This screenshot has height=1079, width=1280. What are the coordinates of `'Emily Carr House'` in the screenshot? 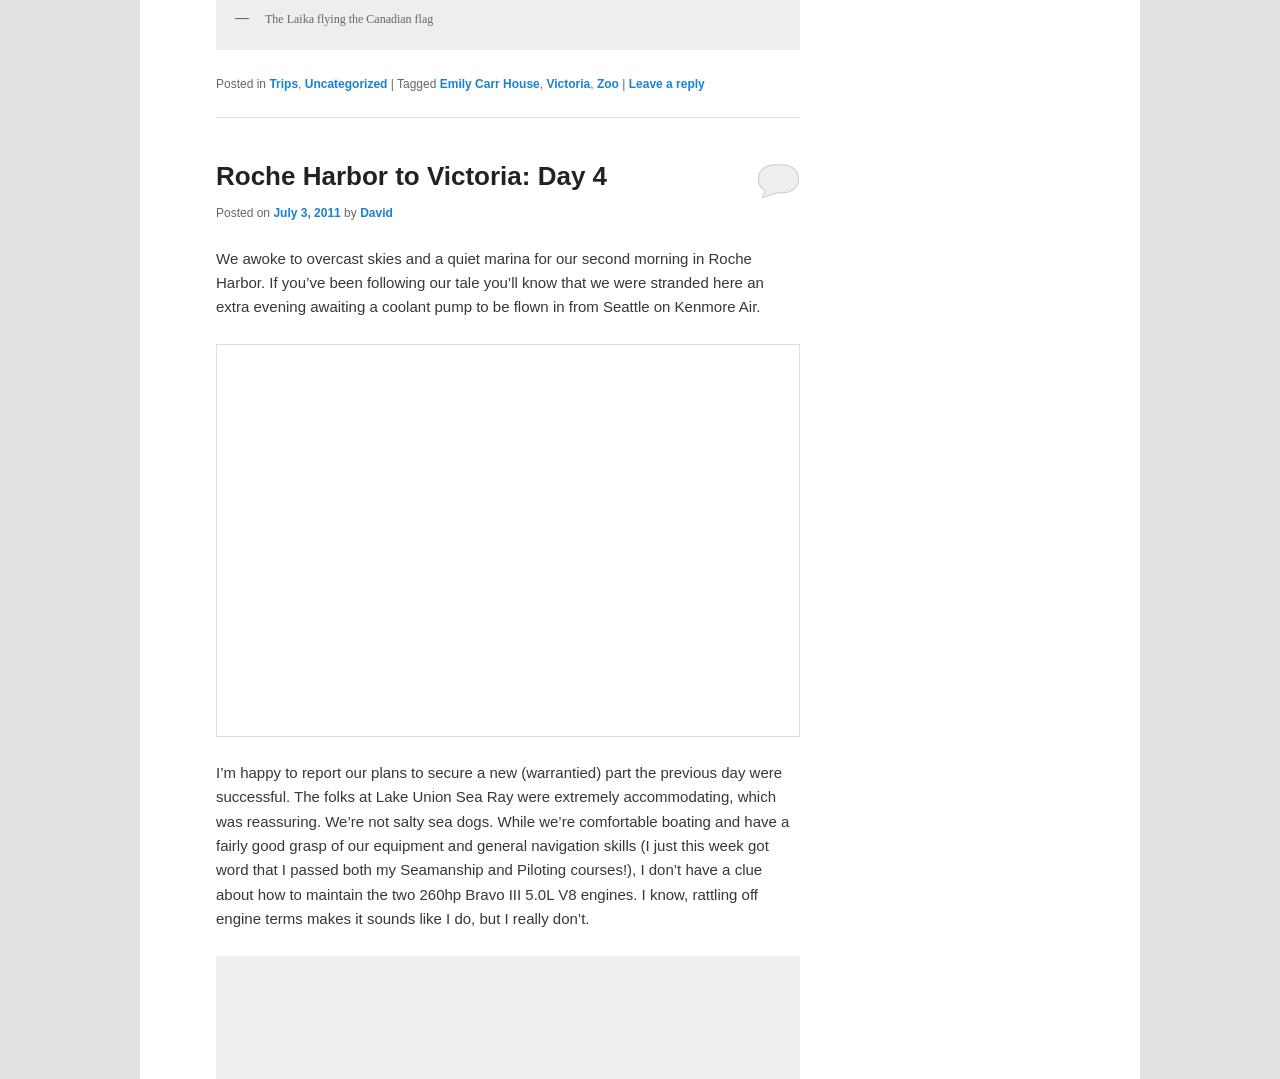 It's located at (488, 81).